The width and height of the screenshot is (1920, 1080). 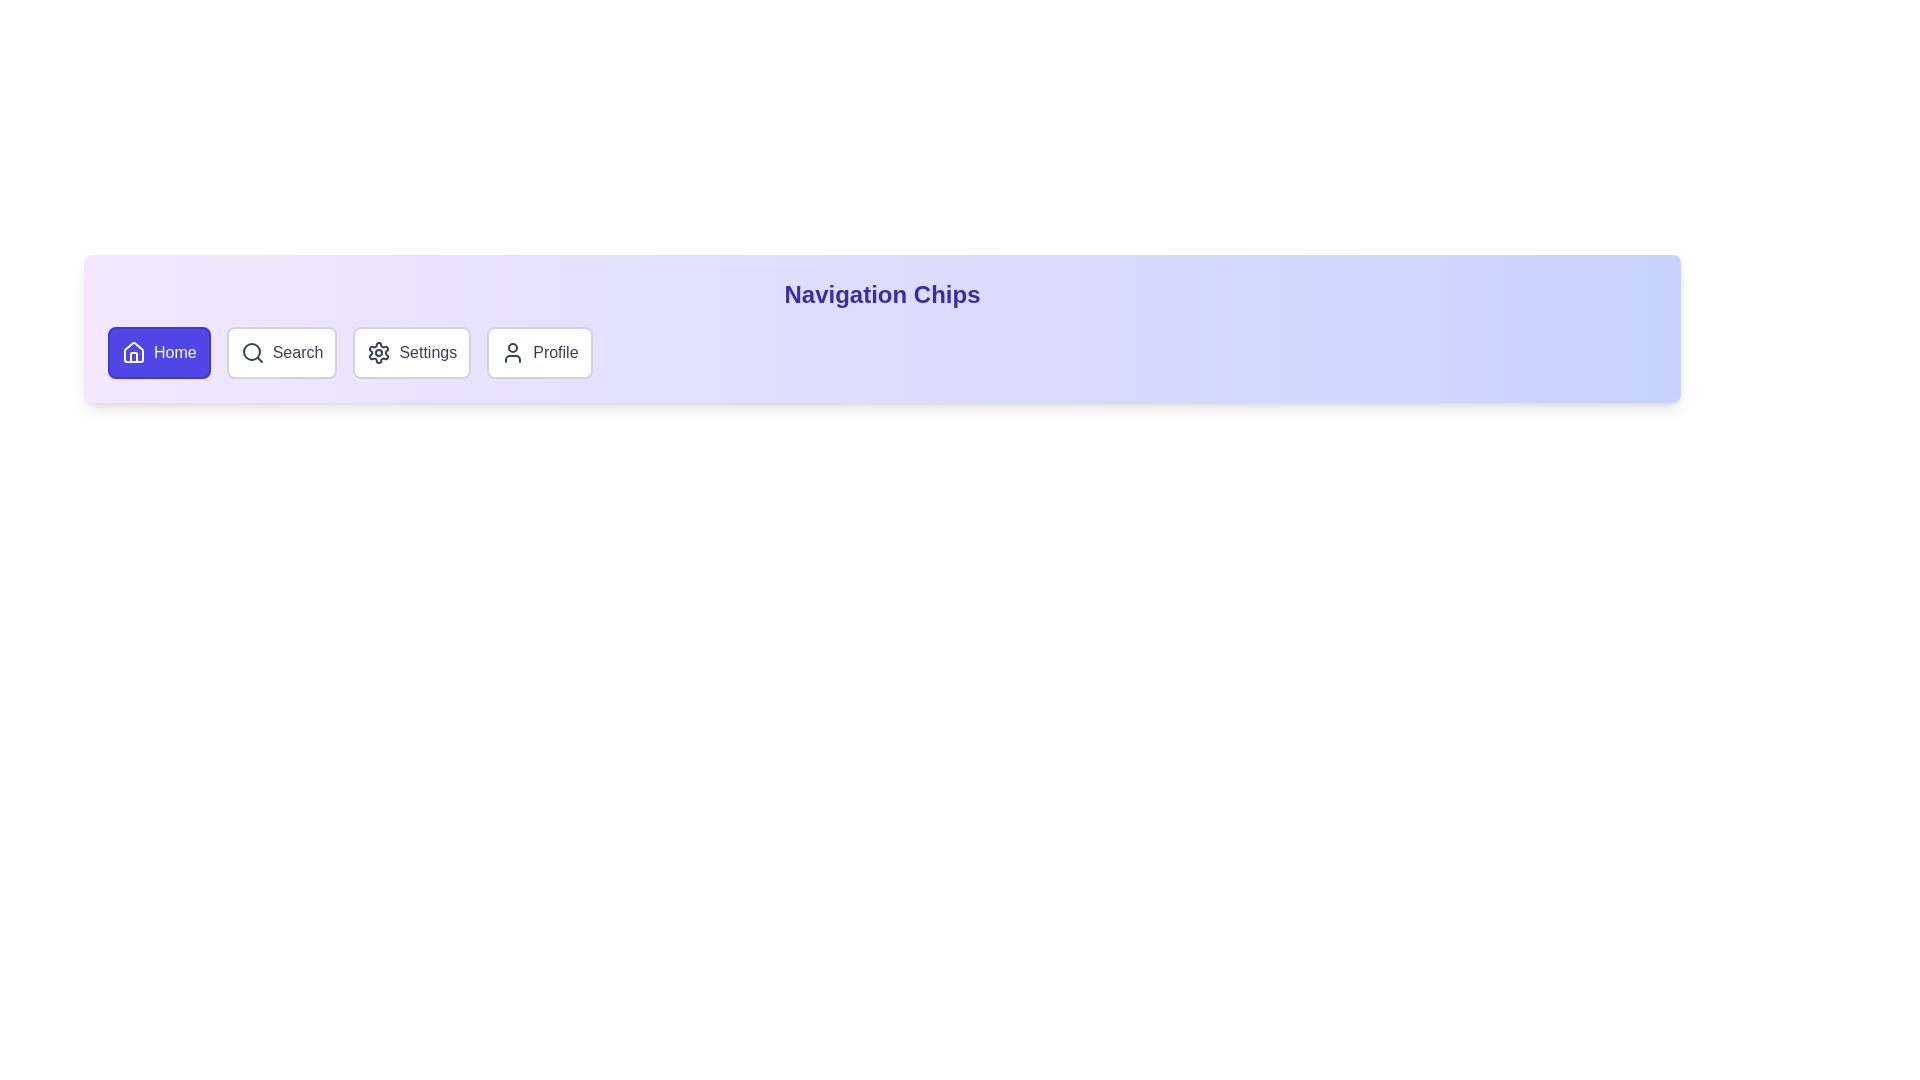 I want to click on the chip labeled Settings to activate it, so click(x=411, y=352).